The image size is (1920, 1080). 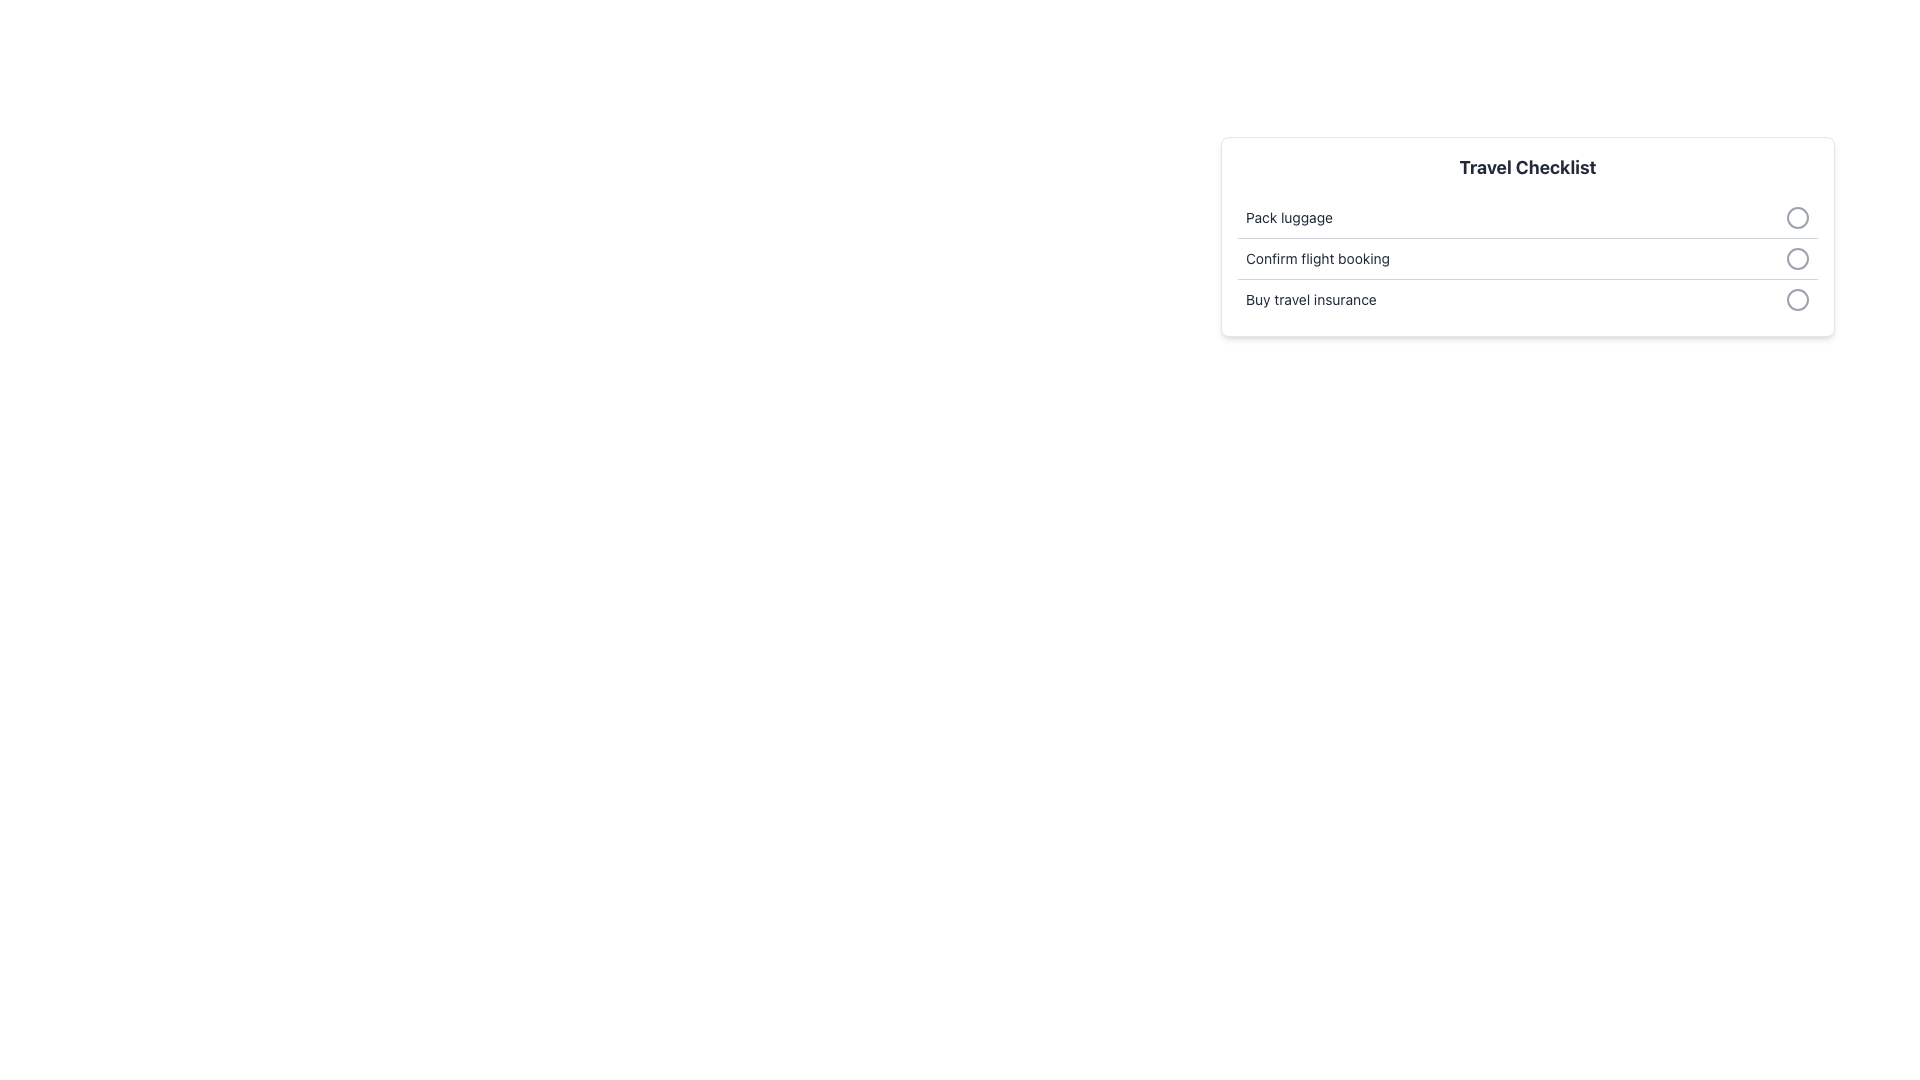 I want to click on the text label that says 'Confirm flight booking', which is styled in gray and located under the 'Travel Checklist' heading, so click(x=1318, y=257).